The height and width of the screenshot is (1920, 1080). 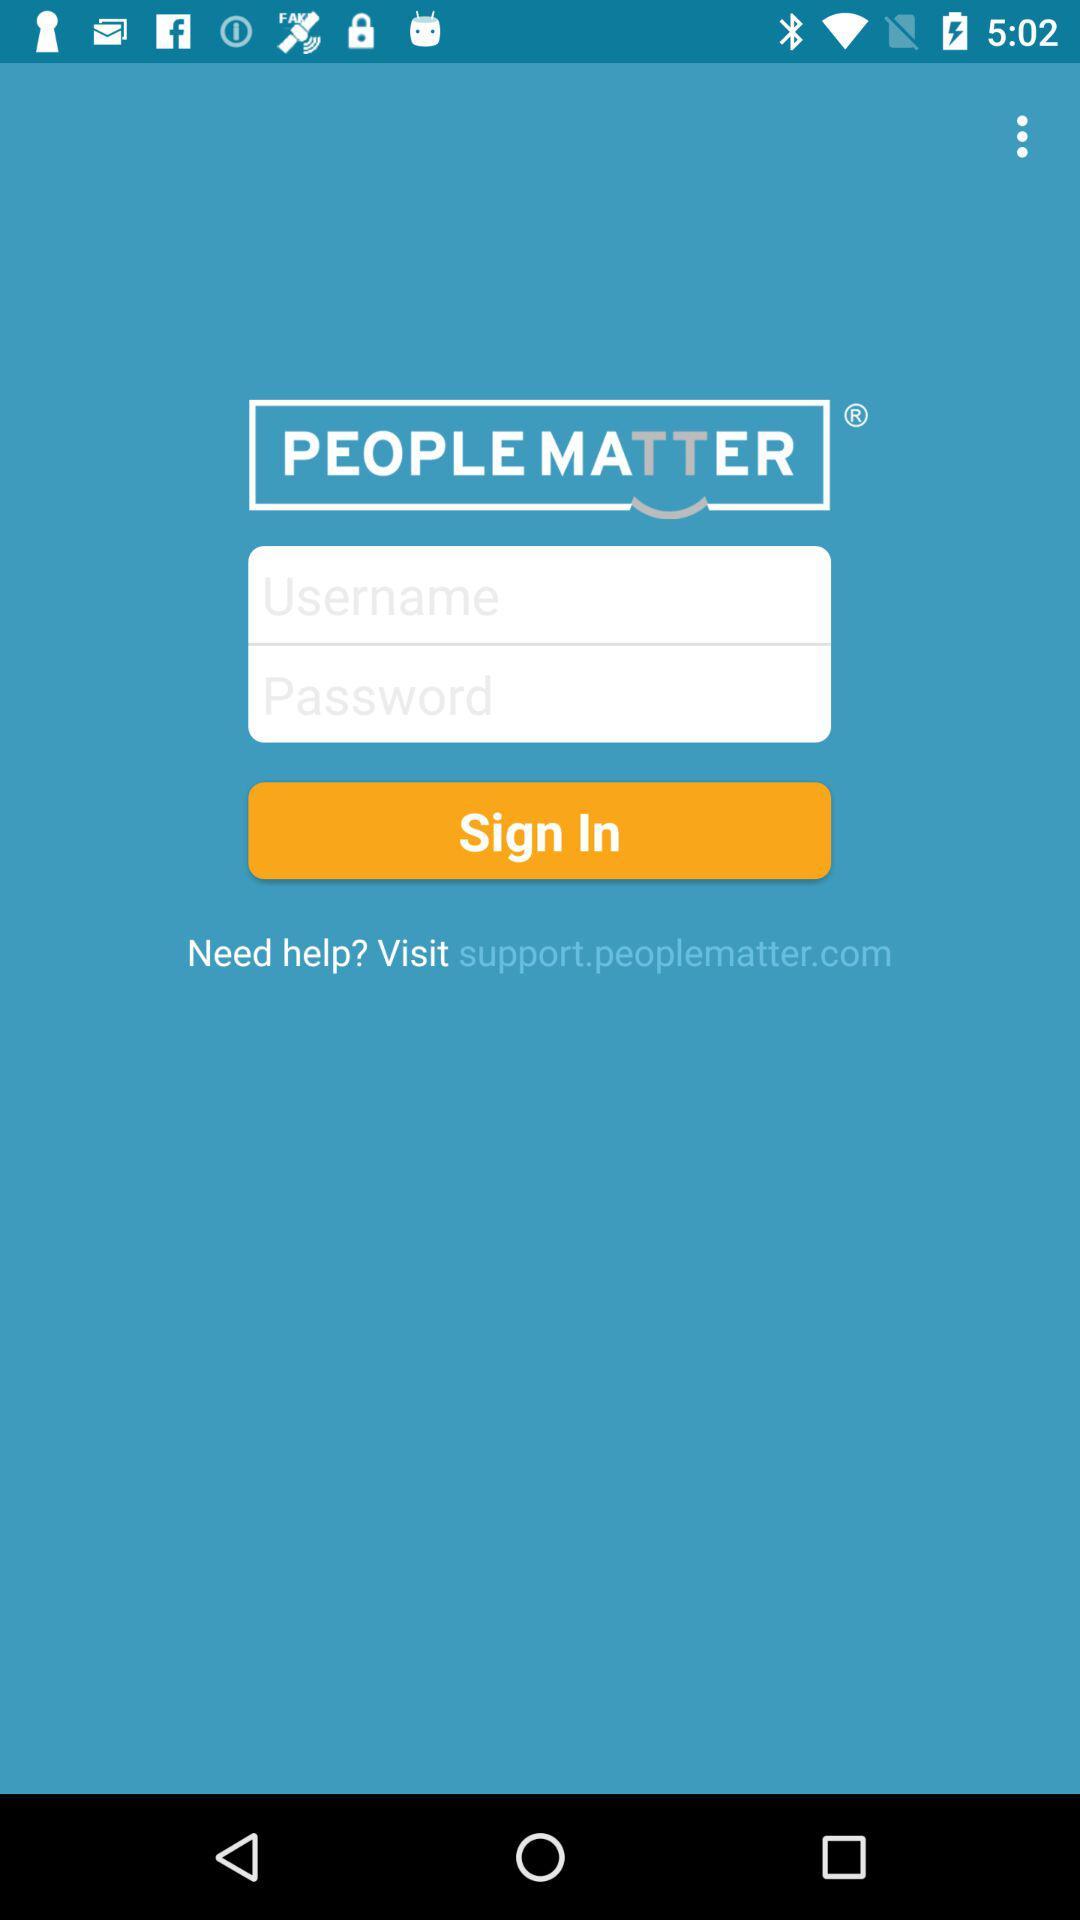 What do you see at coordinates (538, 830) in the screenshot?
I see `the icon above need help visit icon` at bounding box center [538, 830].